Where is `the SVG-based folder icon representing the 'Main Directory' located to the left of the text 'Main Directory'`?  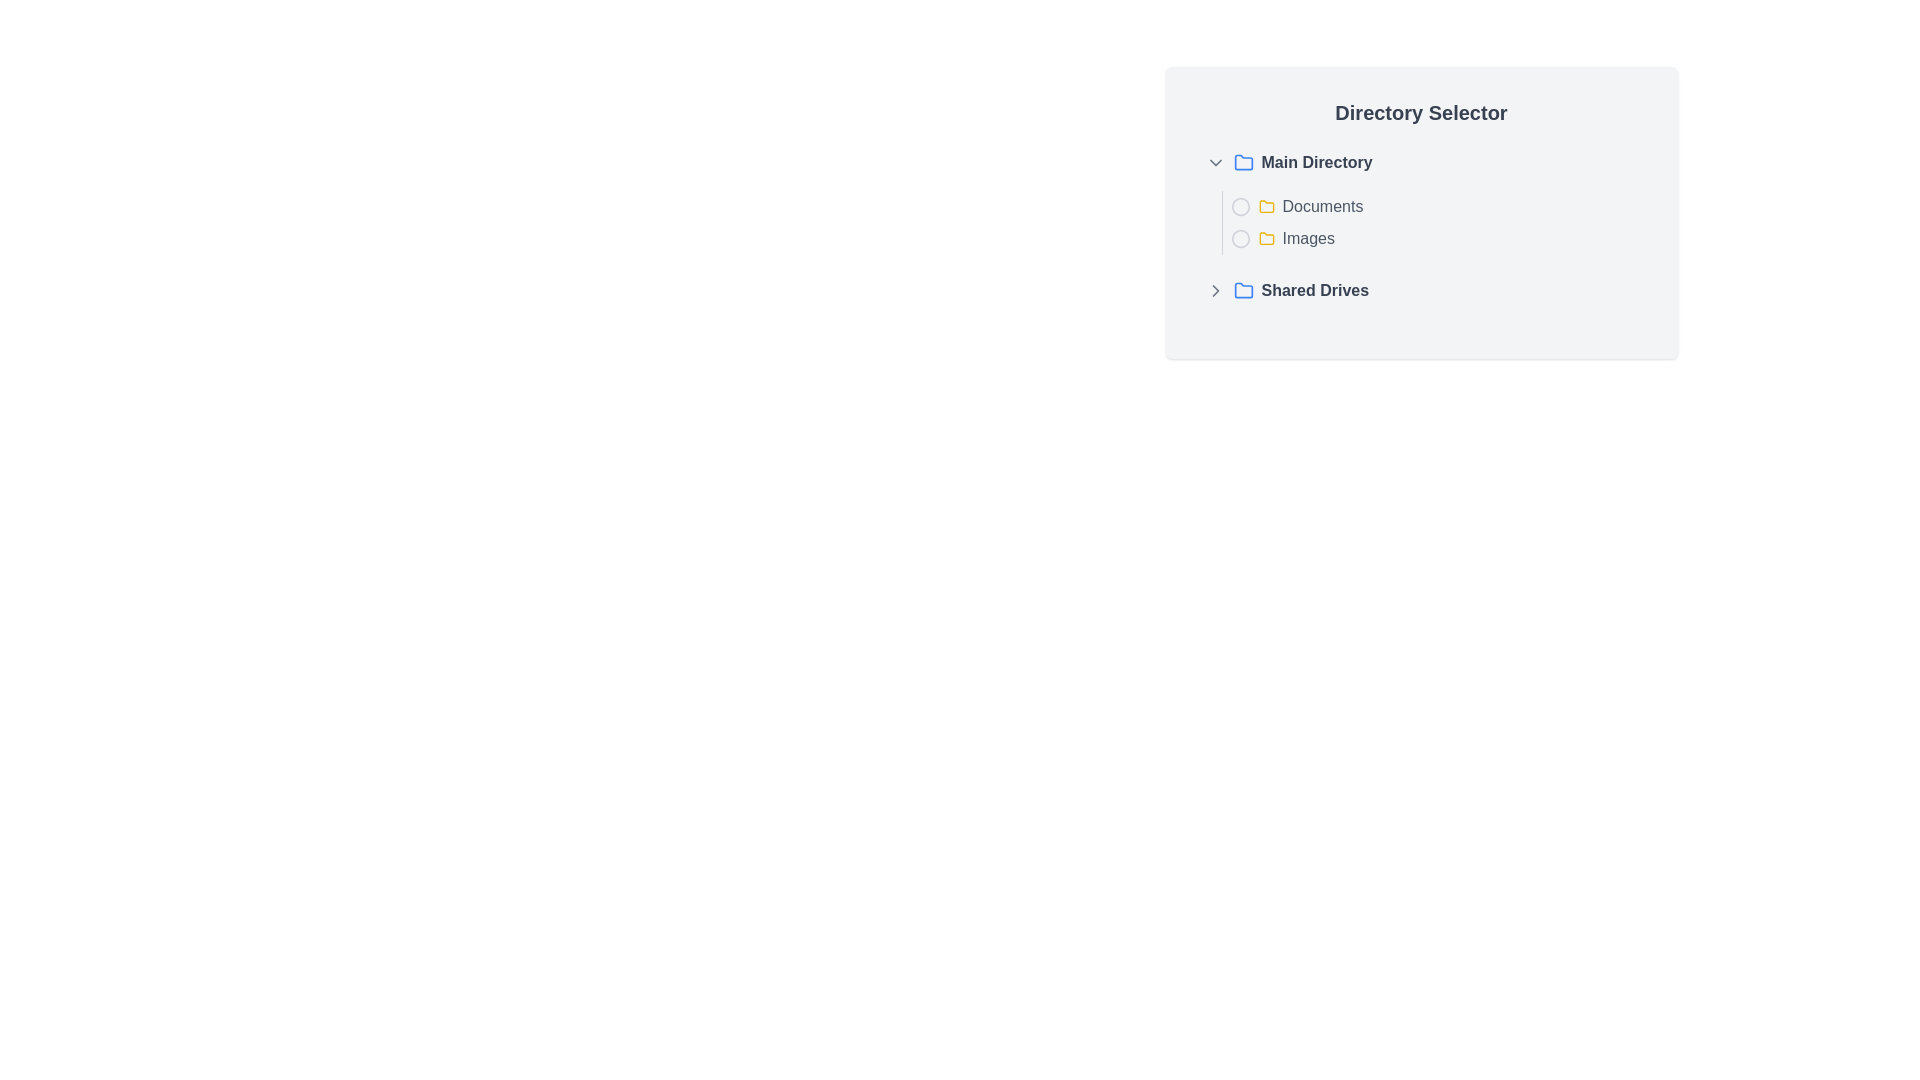
the SVG-based folder icon representing the 'Main Directory' located to the left of the text 'Main Directory' is located at coordinates (1242, 161).